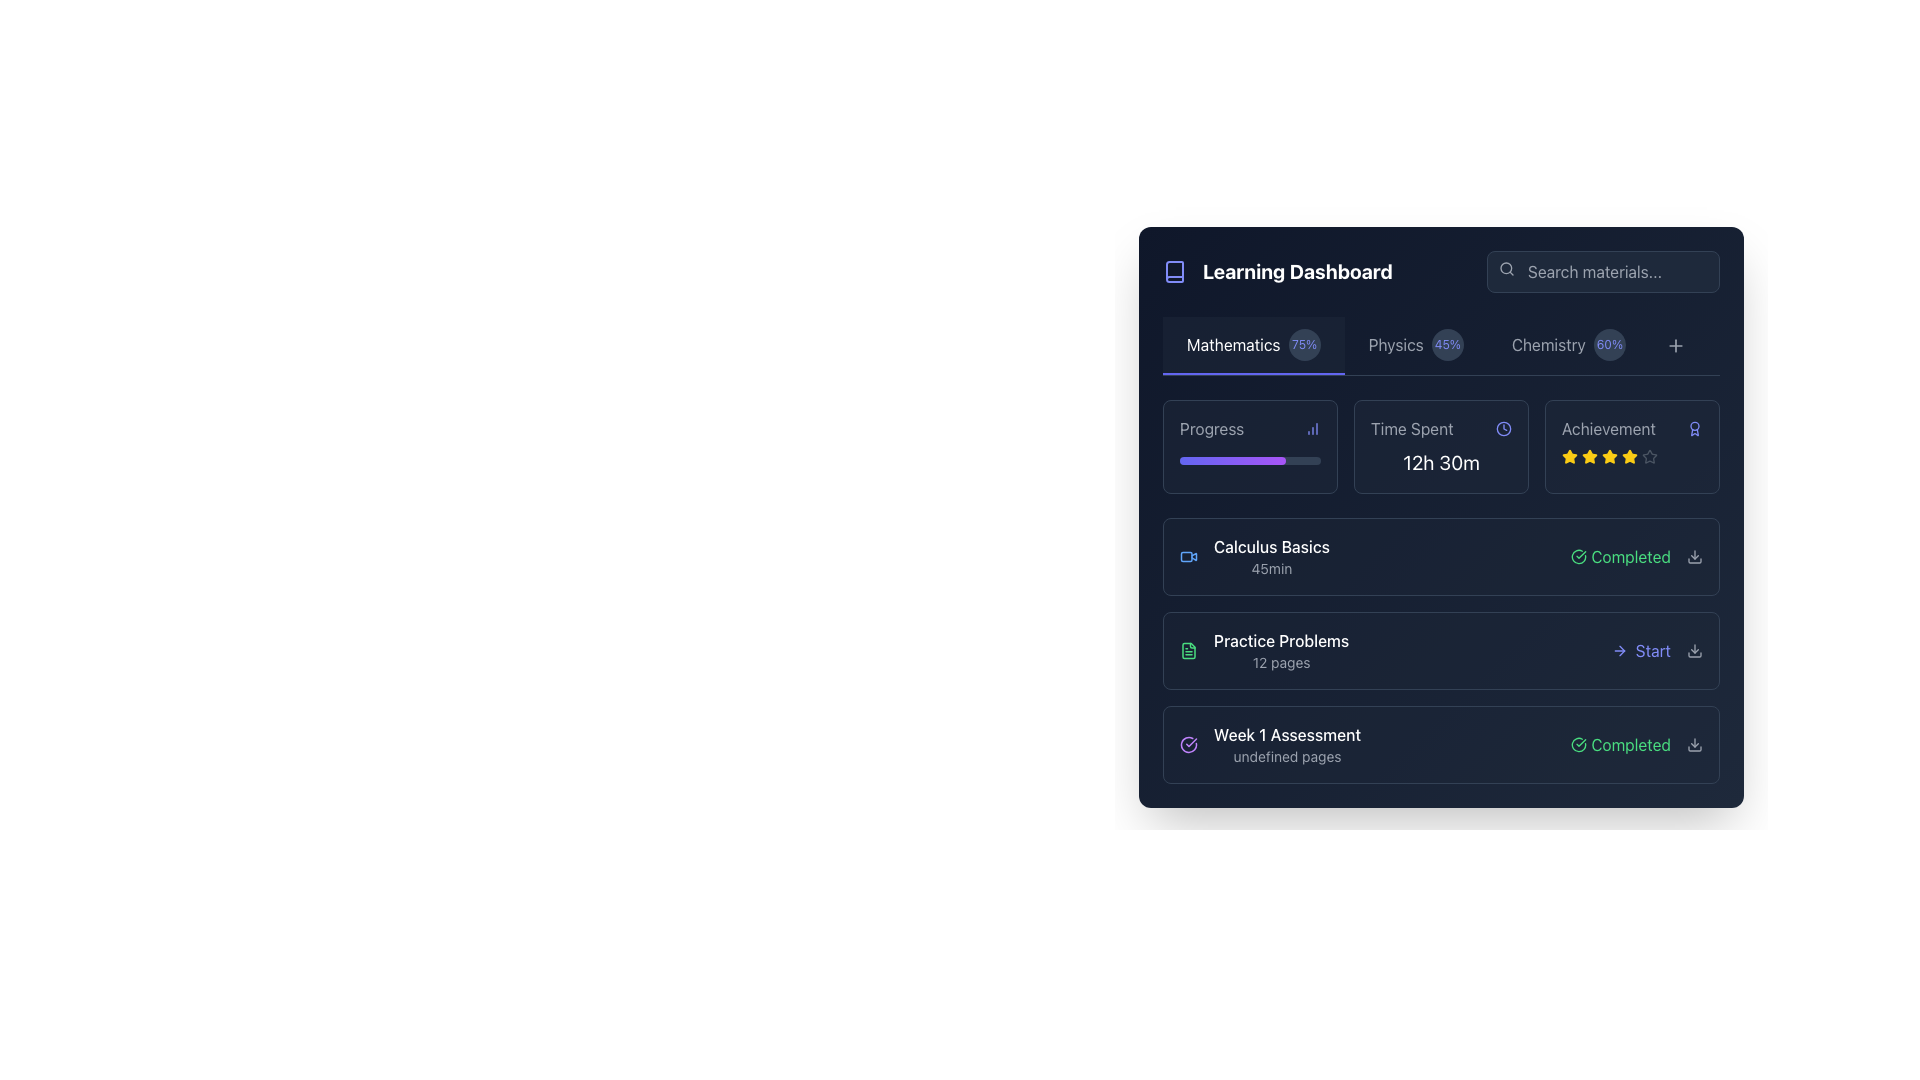 The image size is (1920, 1080). What do you see at coordinates (1619, 651) in the screenshot?
I see `the arrow icon next to the 'Start' label in the 'Practice Problems' section` at bounding box center [1619, 651].